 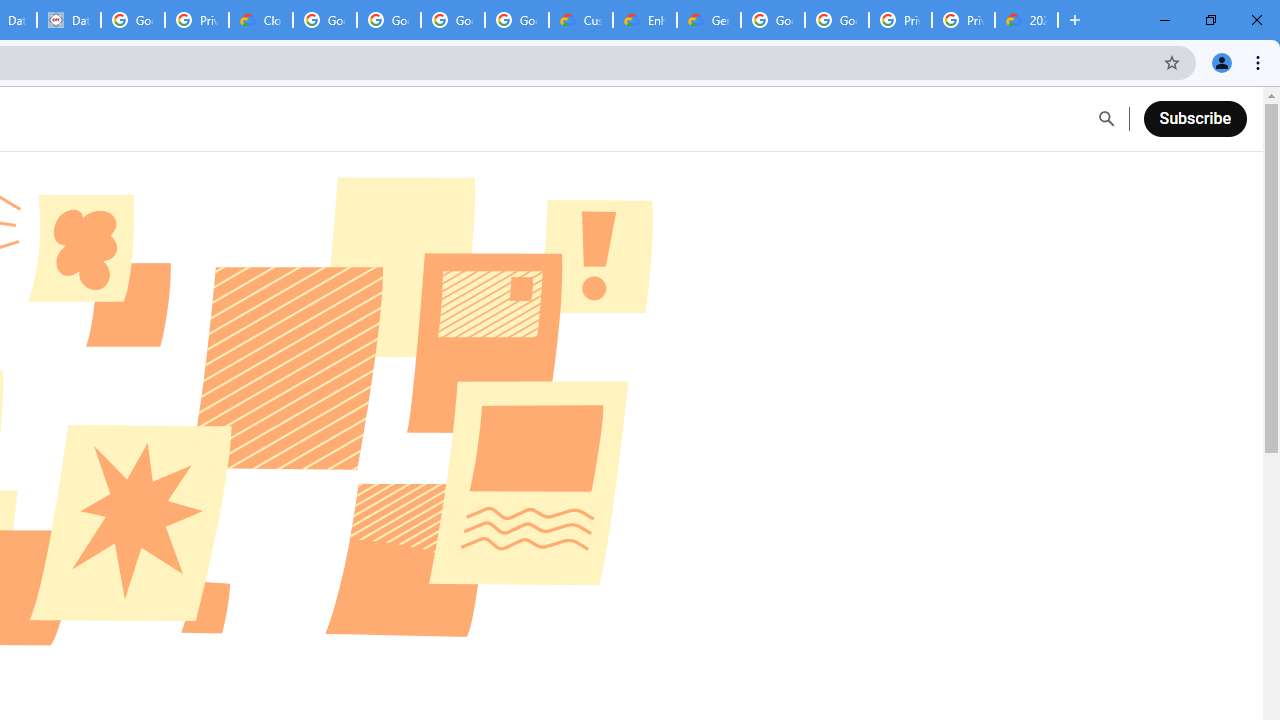 I want to click on 'Gemini for Business and Developers | Google Cloud', so click(x=709, y=20).